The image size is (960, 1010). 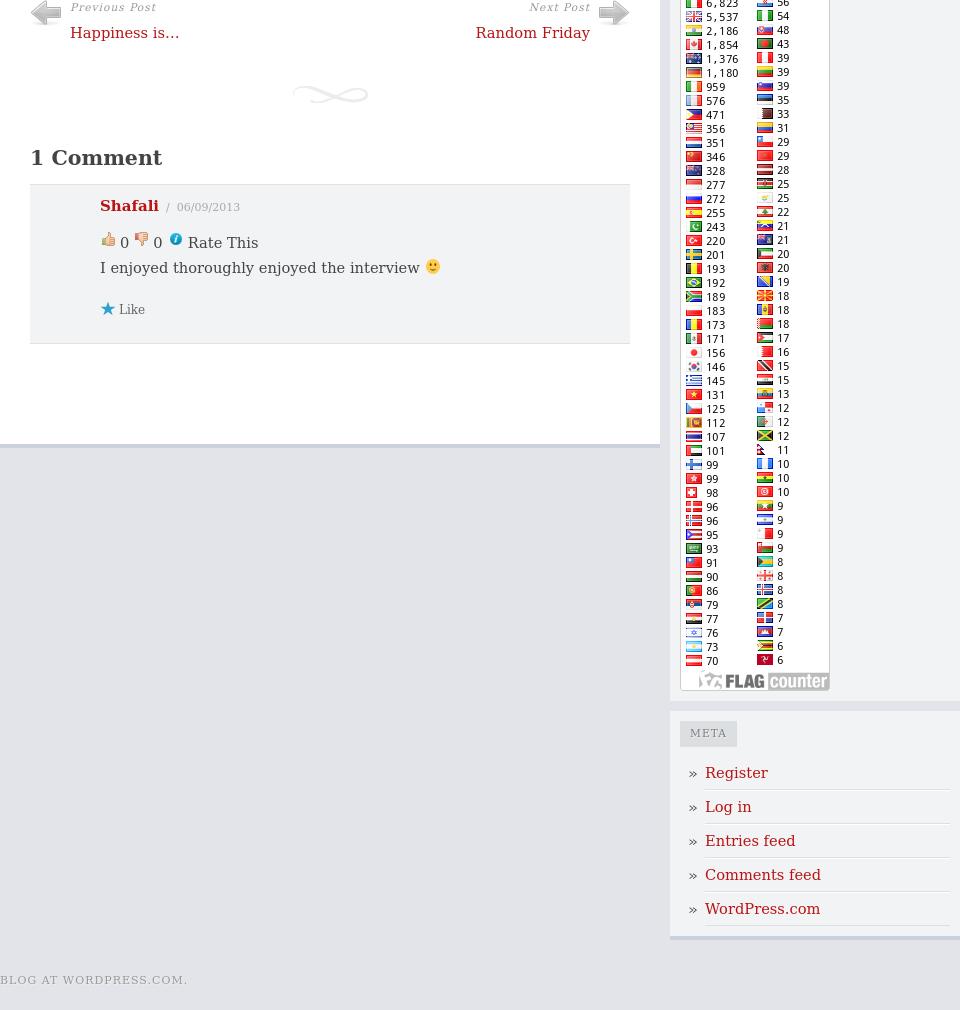 I want to click on 'I enjoyed thoroughly enjoyed the interview', so click(x=260, y=266).